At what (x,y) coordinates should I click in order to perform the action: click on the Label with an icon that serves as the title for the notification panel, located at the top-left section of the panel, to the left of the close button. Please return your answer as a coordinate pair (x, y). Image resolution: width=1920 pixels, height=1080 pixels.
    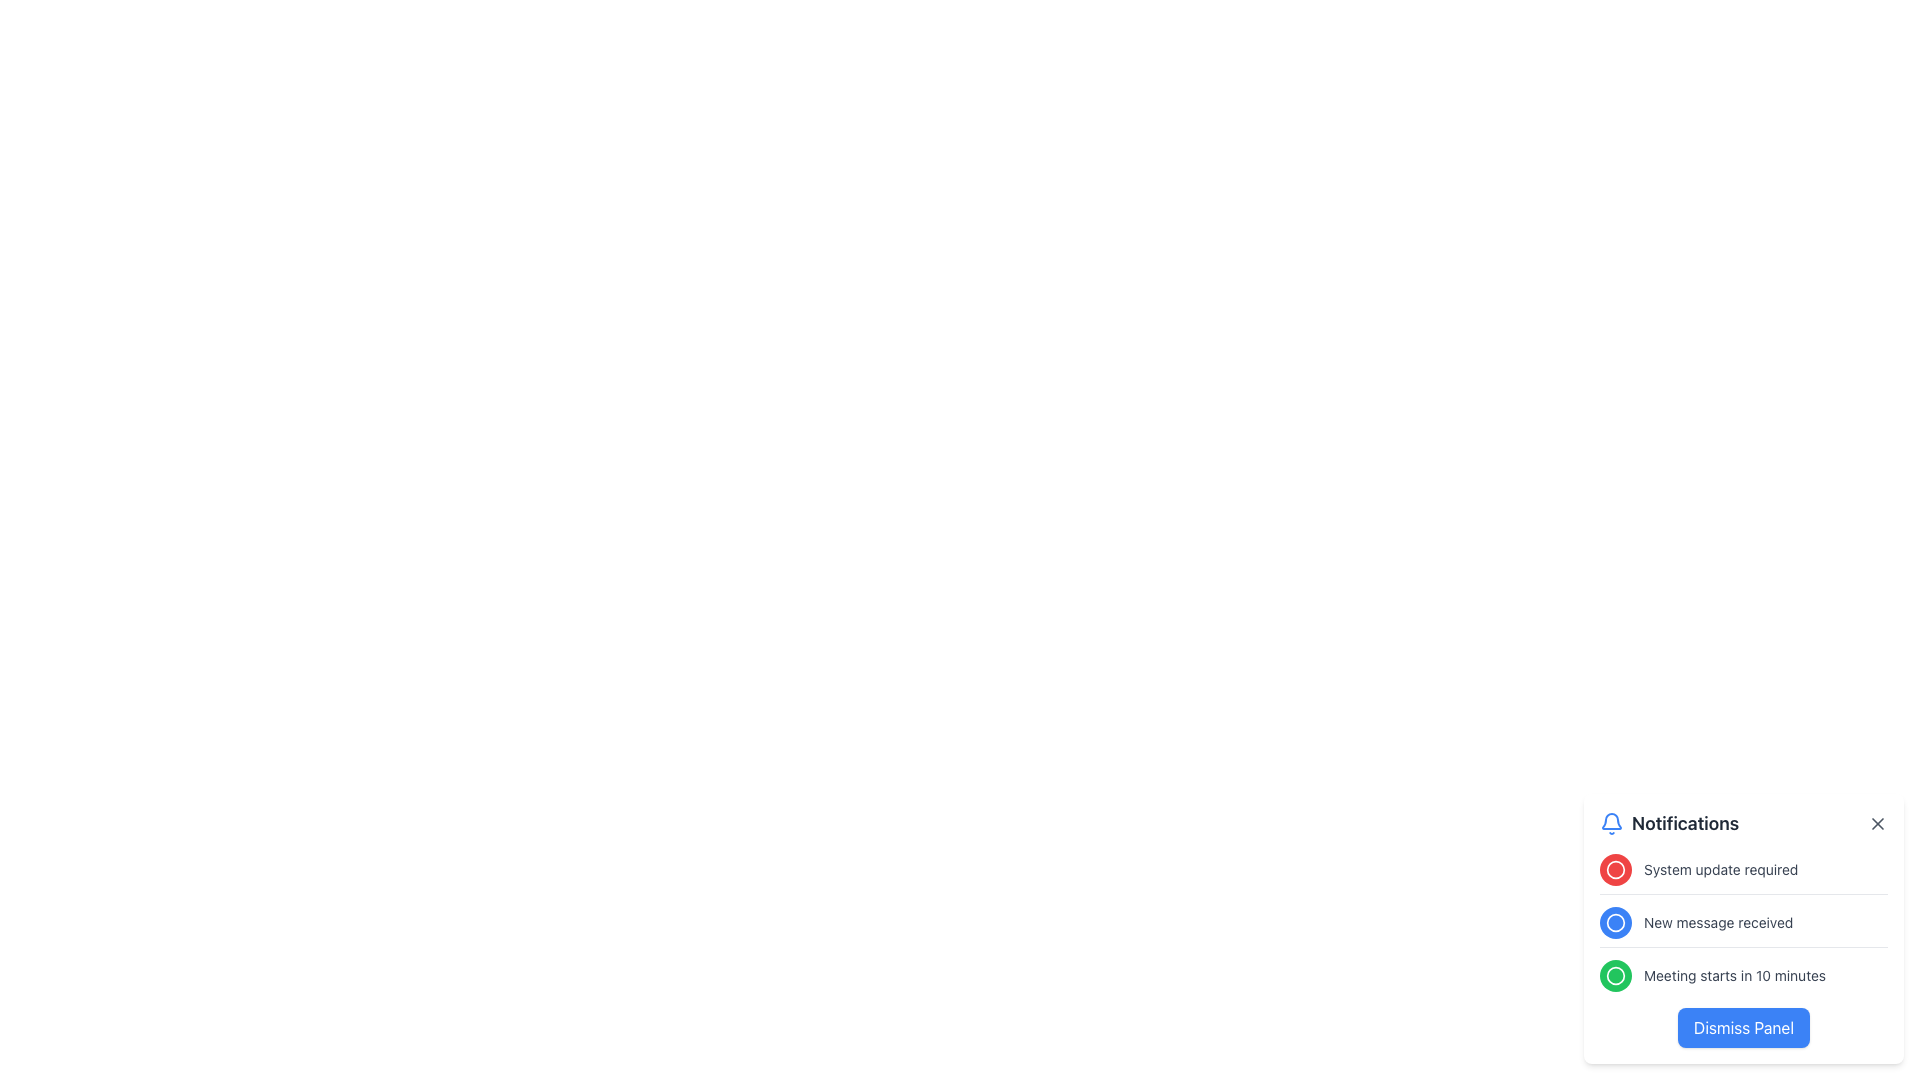
    Looking at the image, I should click on (1669, 824).